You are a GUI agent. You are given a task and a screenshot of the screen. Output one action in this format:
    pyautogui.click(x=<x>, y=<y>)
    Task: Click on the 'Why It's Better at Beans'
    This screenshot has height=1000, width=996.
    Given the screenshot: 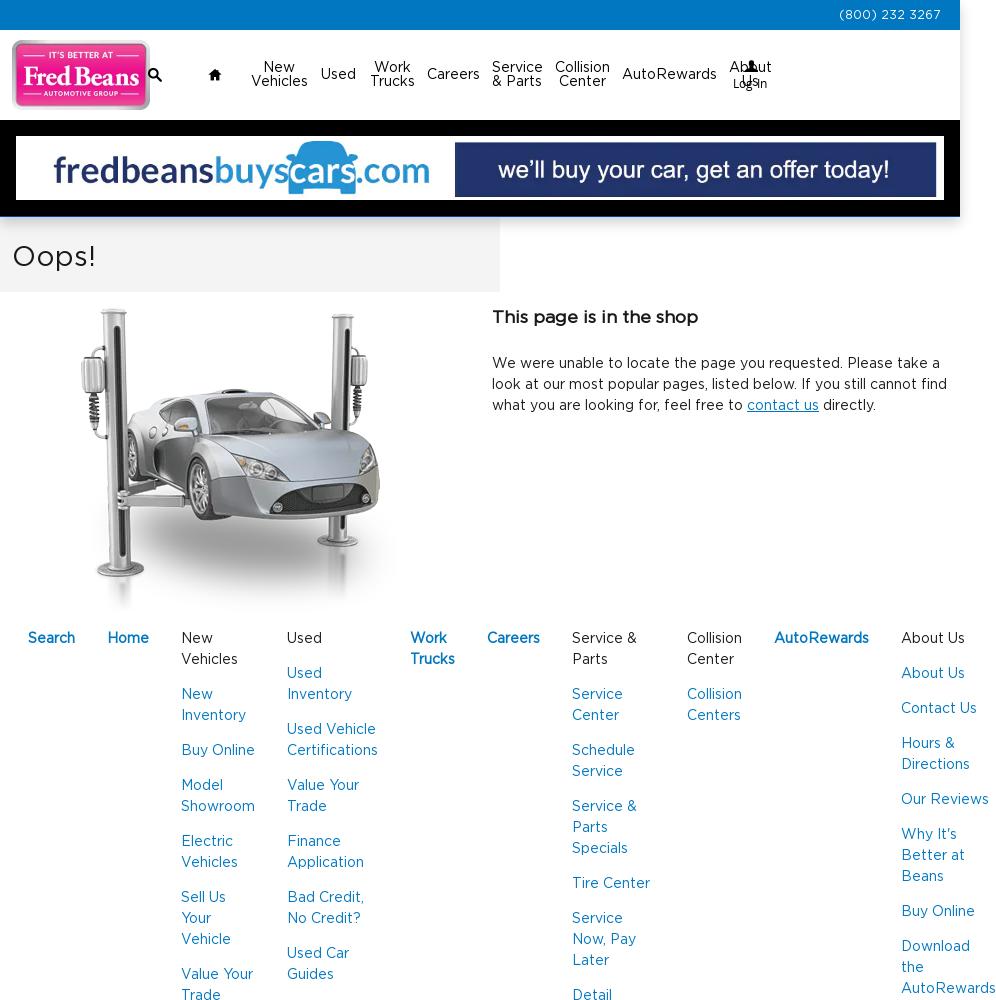 What is the action you would take?
    pyautogui.click(x=932, y=855)
    